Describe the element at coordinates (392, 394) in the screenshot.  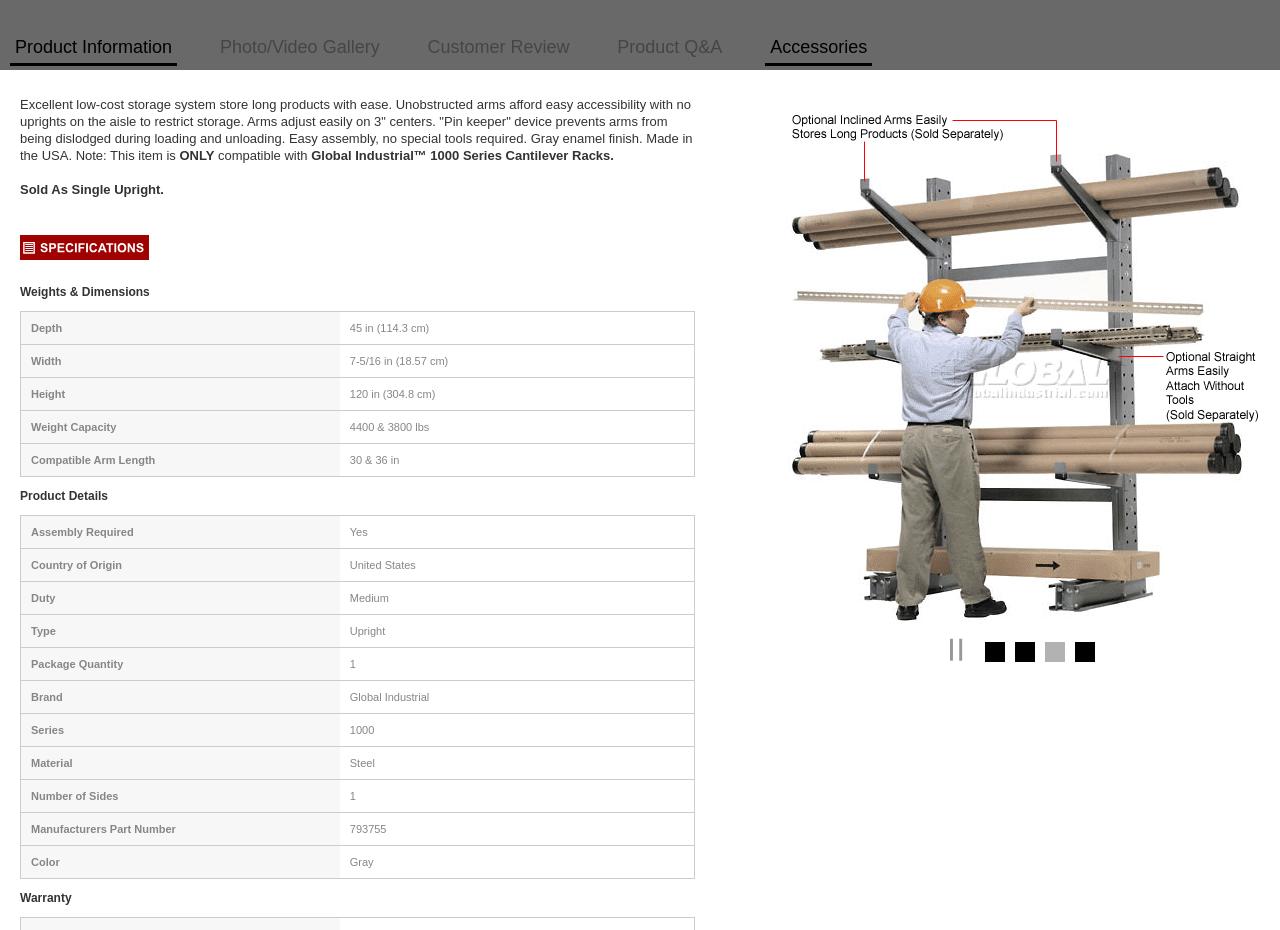
I see `'120 in (304.8 cm)'` at that location.